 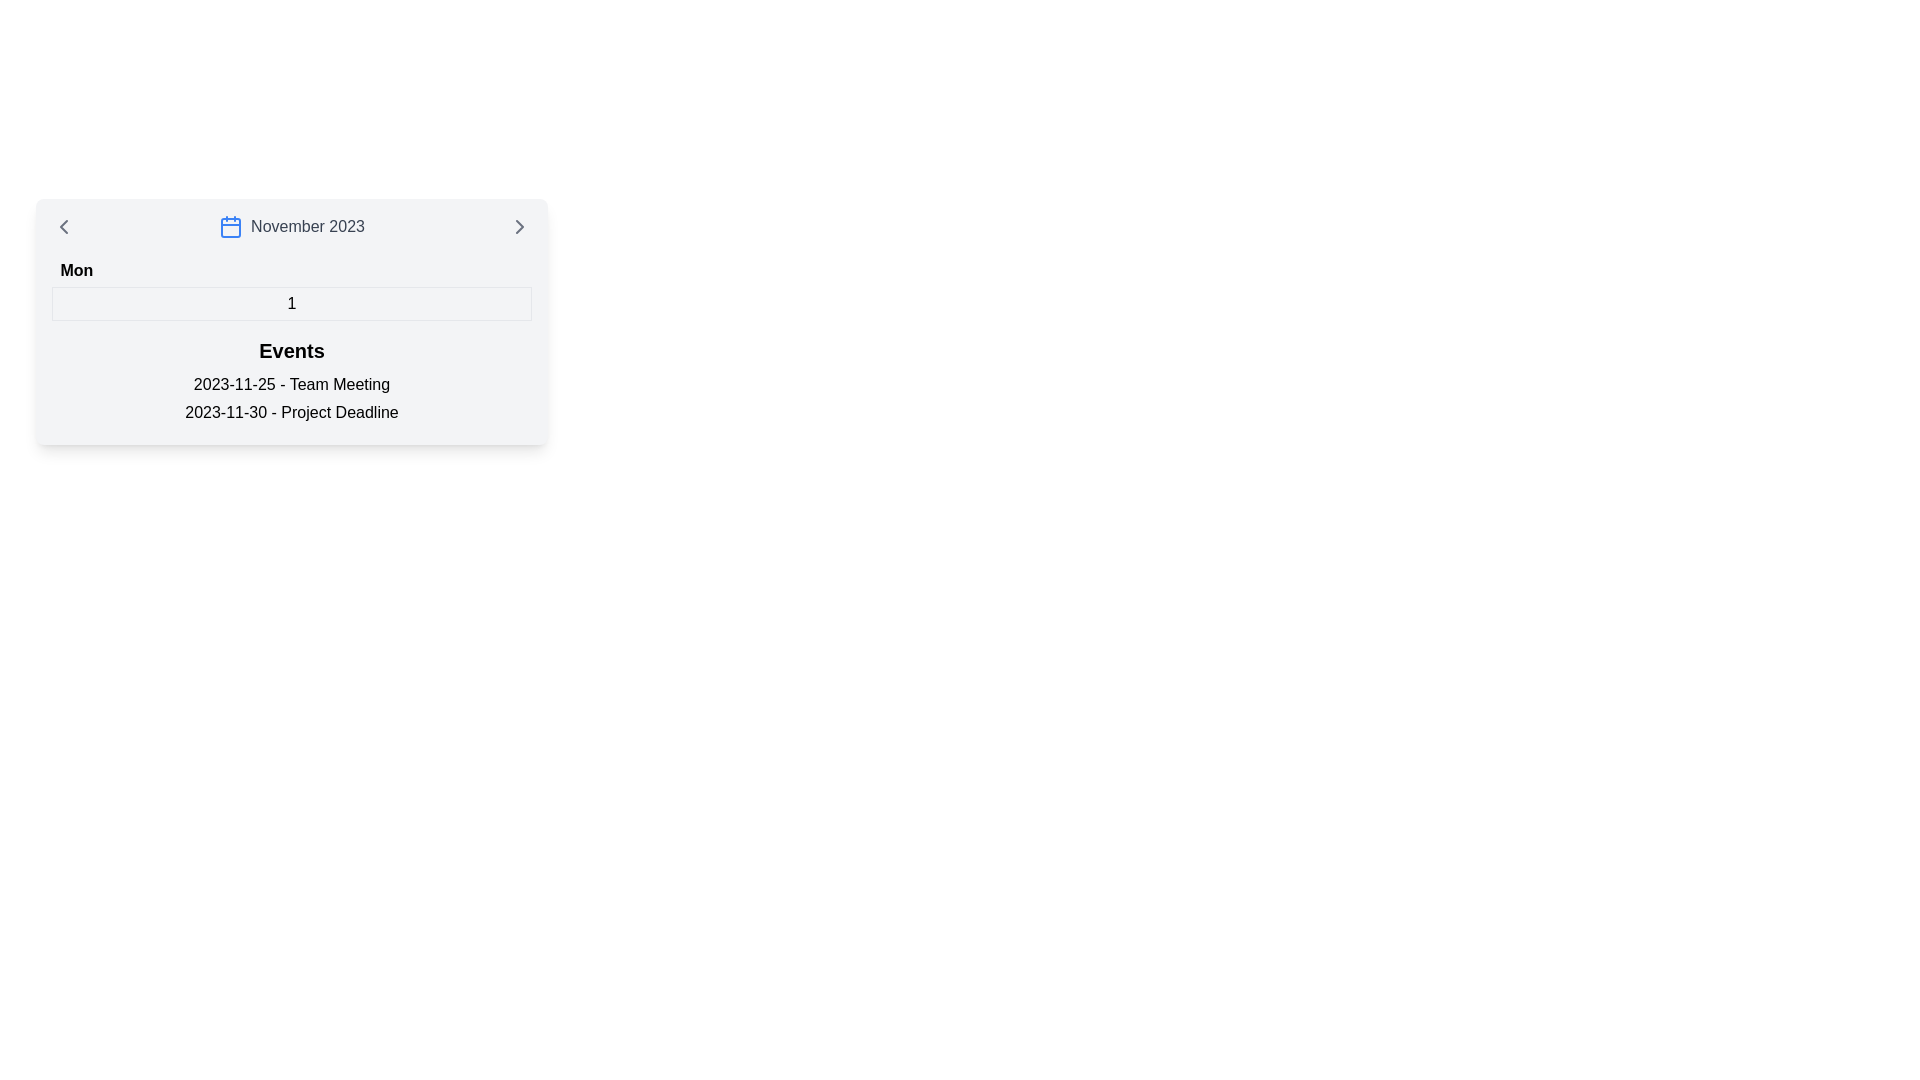 I want to click on the central rectangle inside the SVG calendar icon, which serves as a placeholder for calendar details, so click(x=231, y=226).